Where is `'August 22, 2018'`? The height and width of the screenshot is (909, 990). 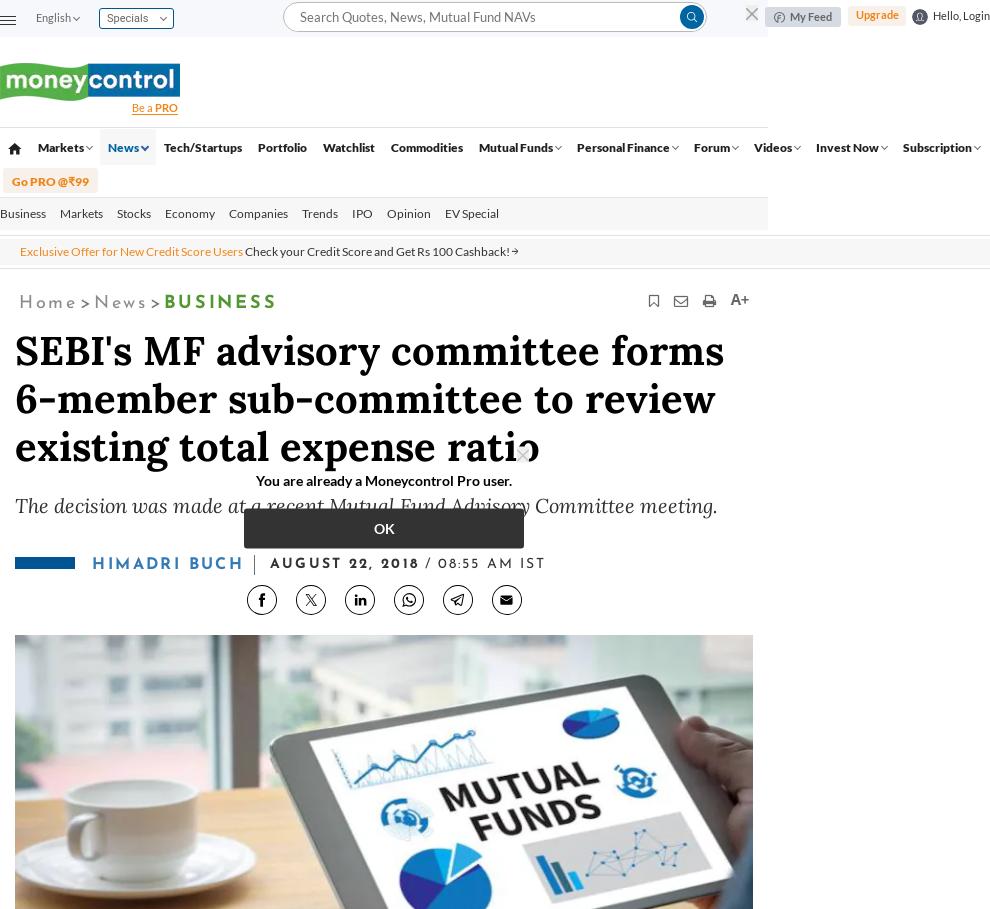
'August 22, 2018' is located at coordinates (343, 563).